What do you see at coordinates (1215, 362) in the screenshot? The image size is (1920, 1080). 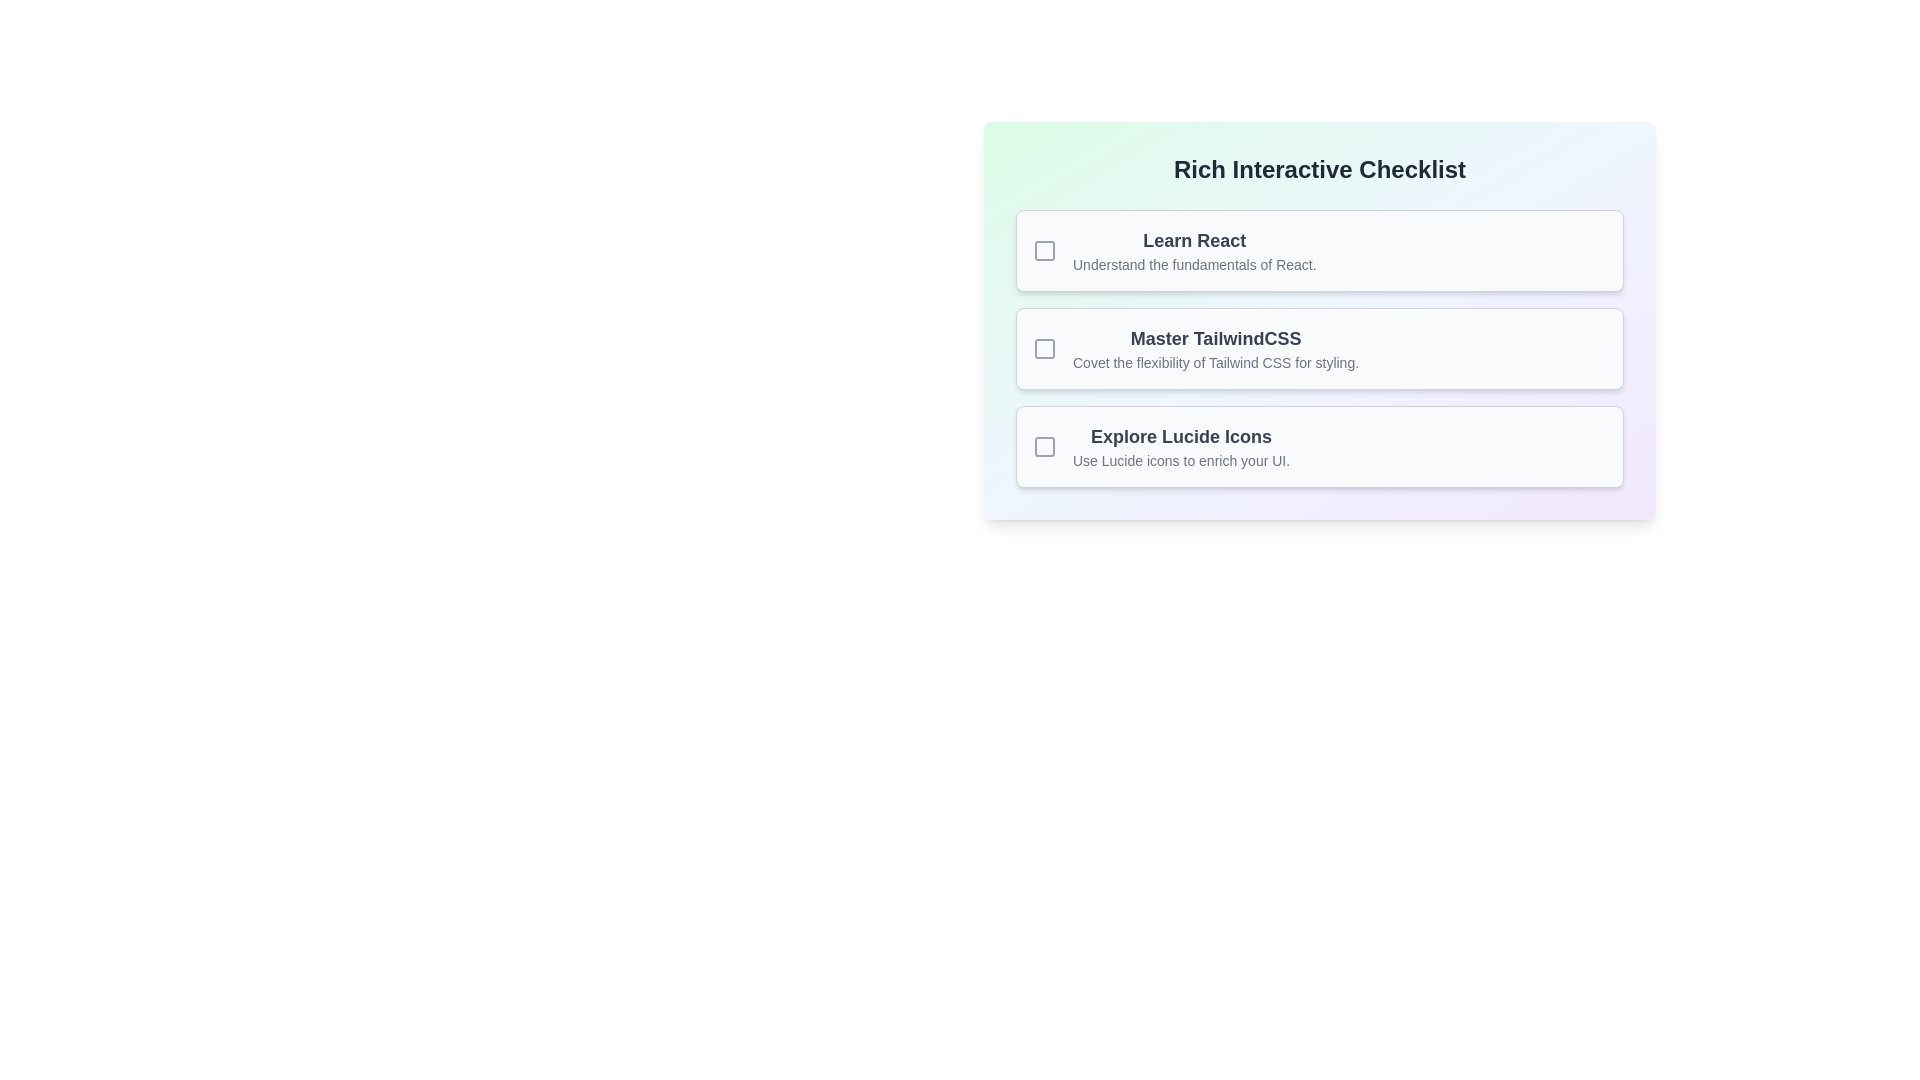 I see `the static text that reads 'Covet the flexibility of Tailwind CSS for styling.' located within the 'Master TailwindCSS' section, directly below the heading 'Master TailwindCSS'` at bounding box center [1215, 362].